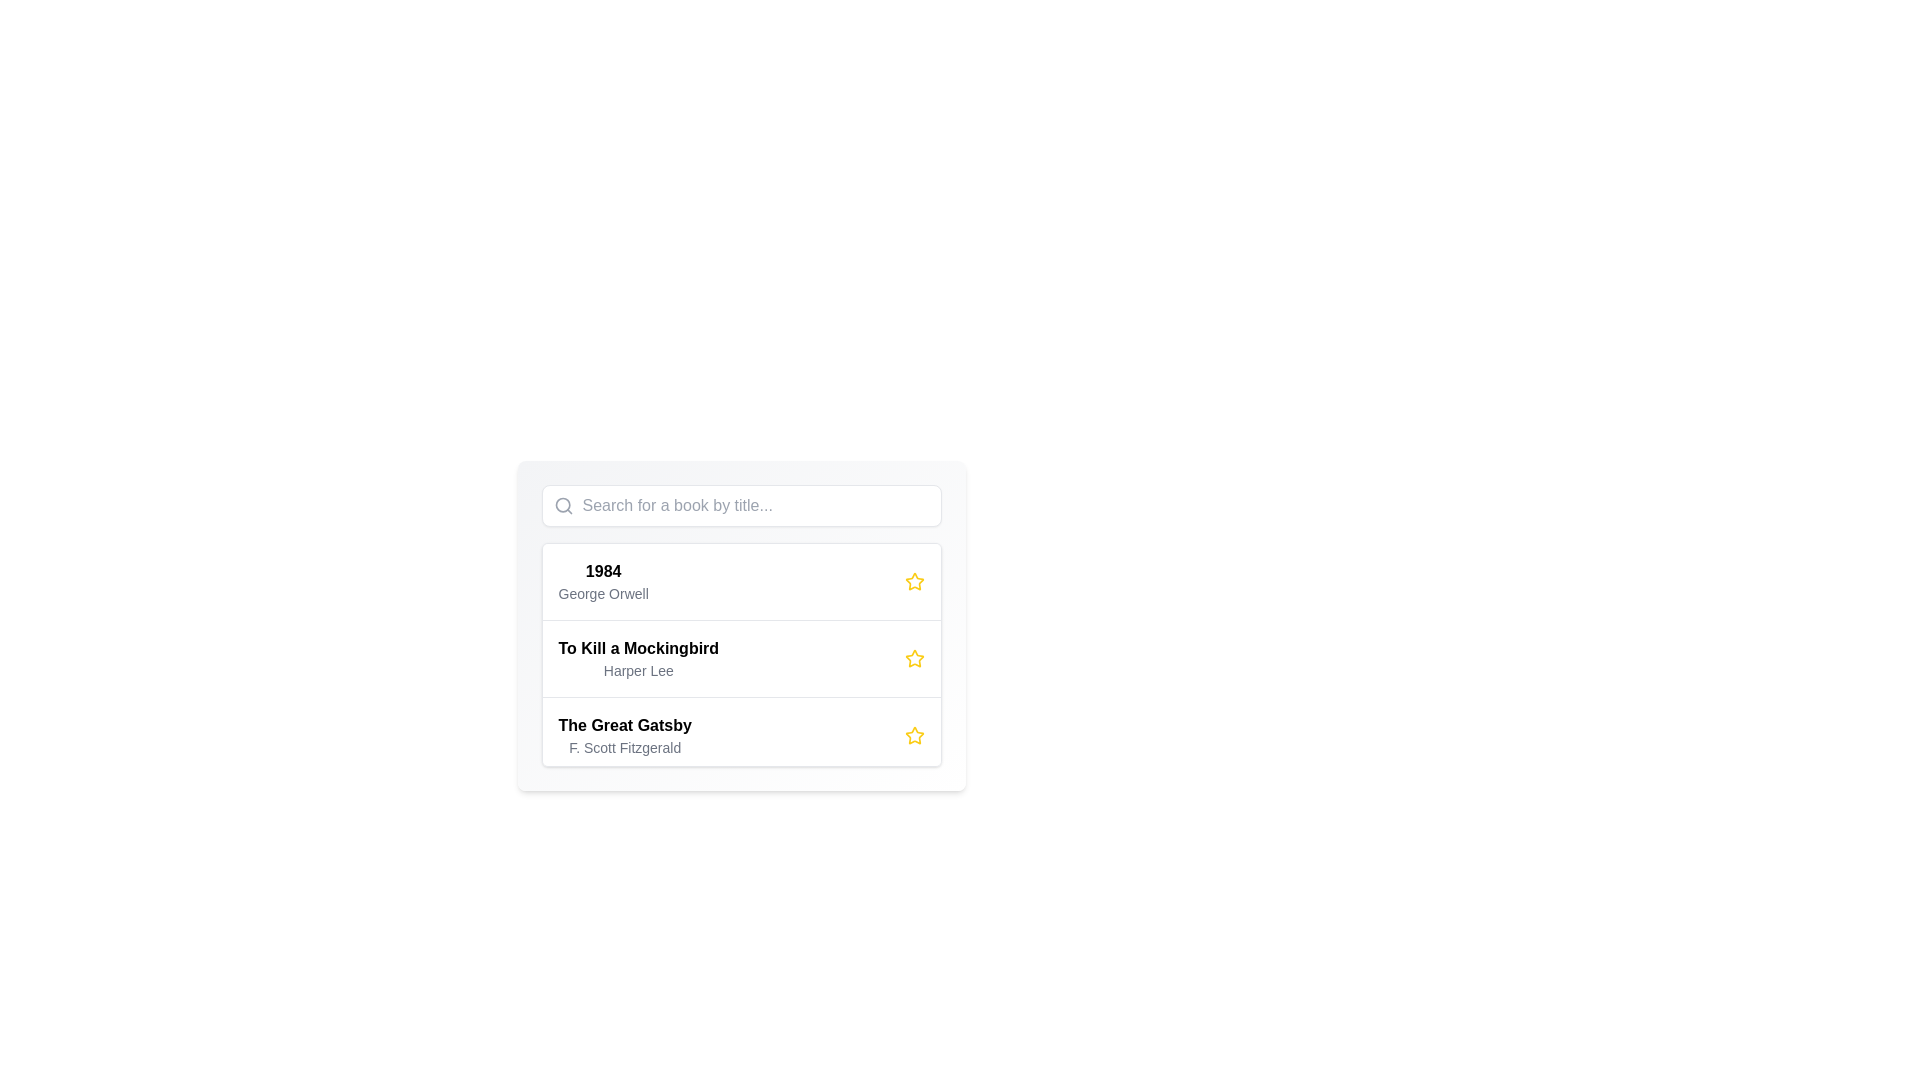  What do you see at coordinates (637, 671) in the screenshot?
I see `the text display element showing the name 'Harper Lee', which is styled in a smaller font size and grey color, positioned below the title 'To Kill a Mockingbird' within the book list` at bounding box center [637, 671].